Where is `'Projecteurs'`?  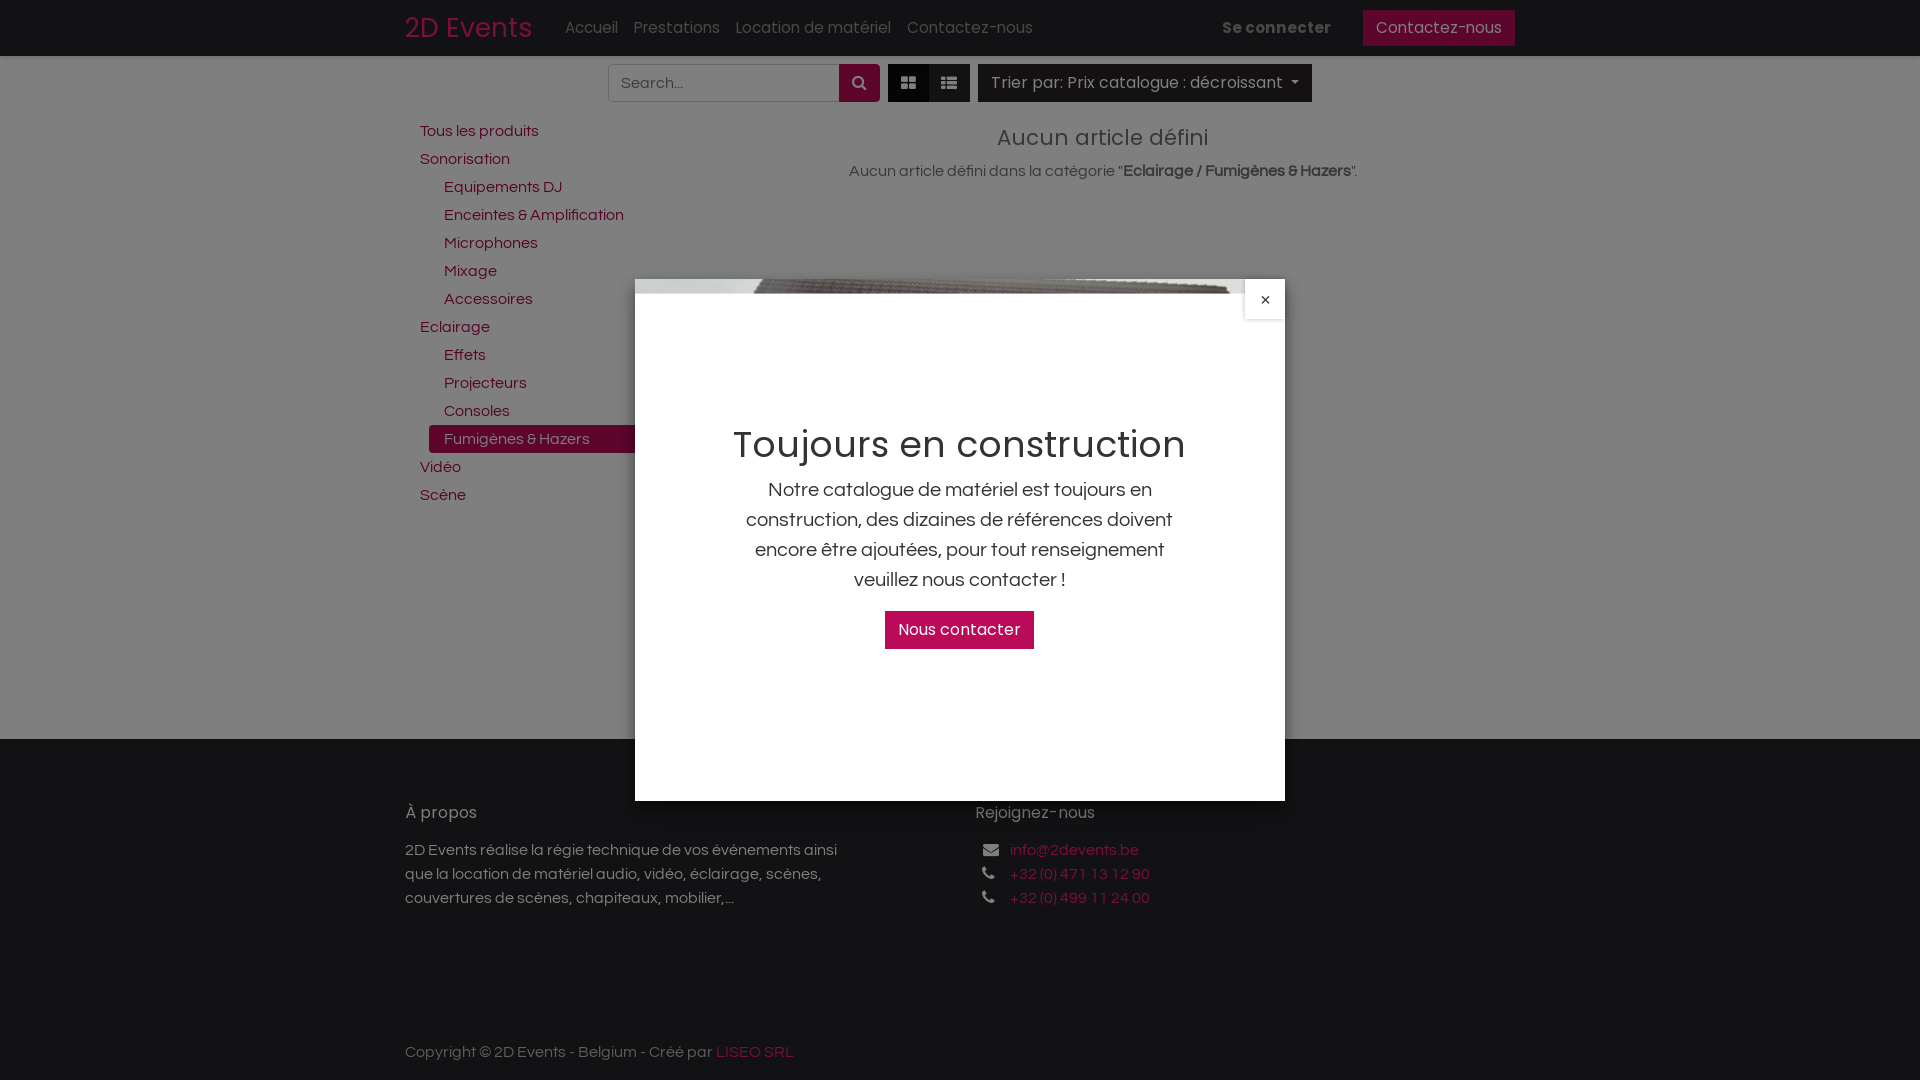
'Projecteurs' is located at coordinates (427, 382).